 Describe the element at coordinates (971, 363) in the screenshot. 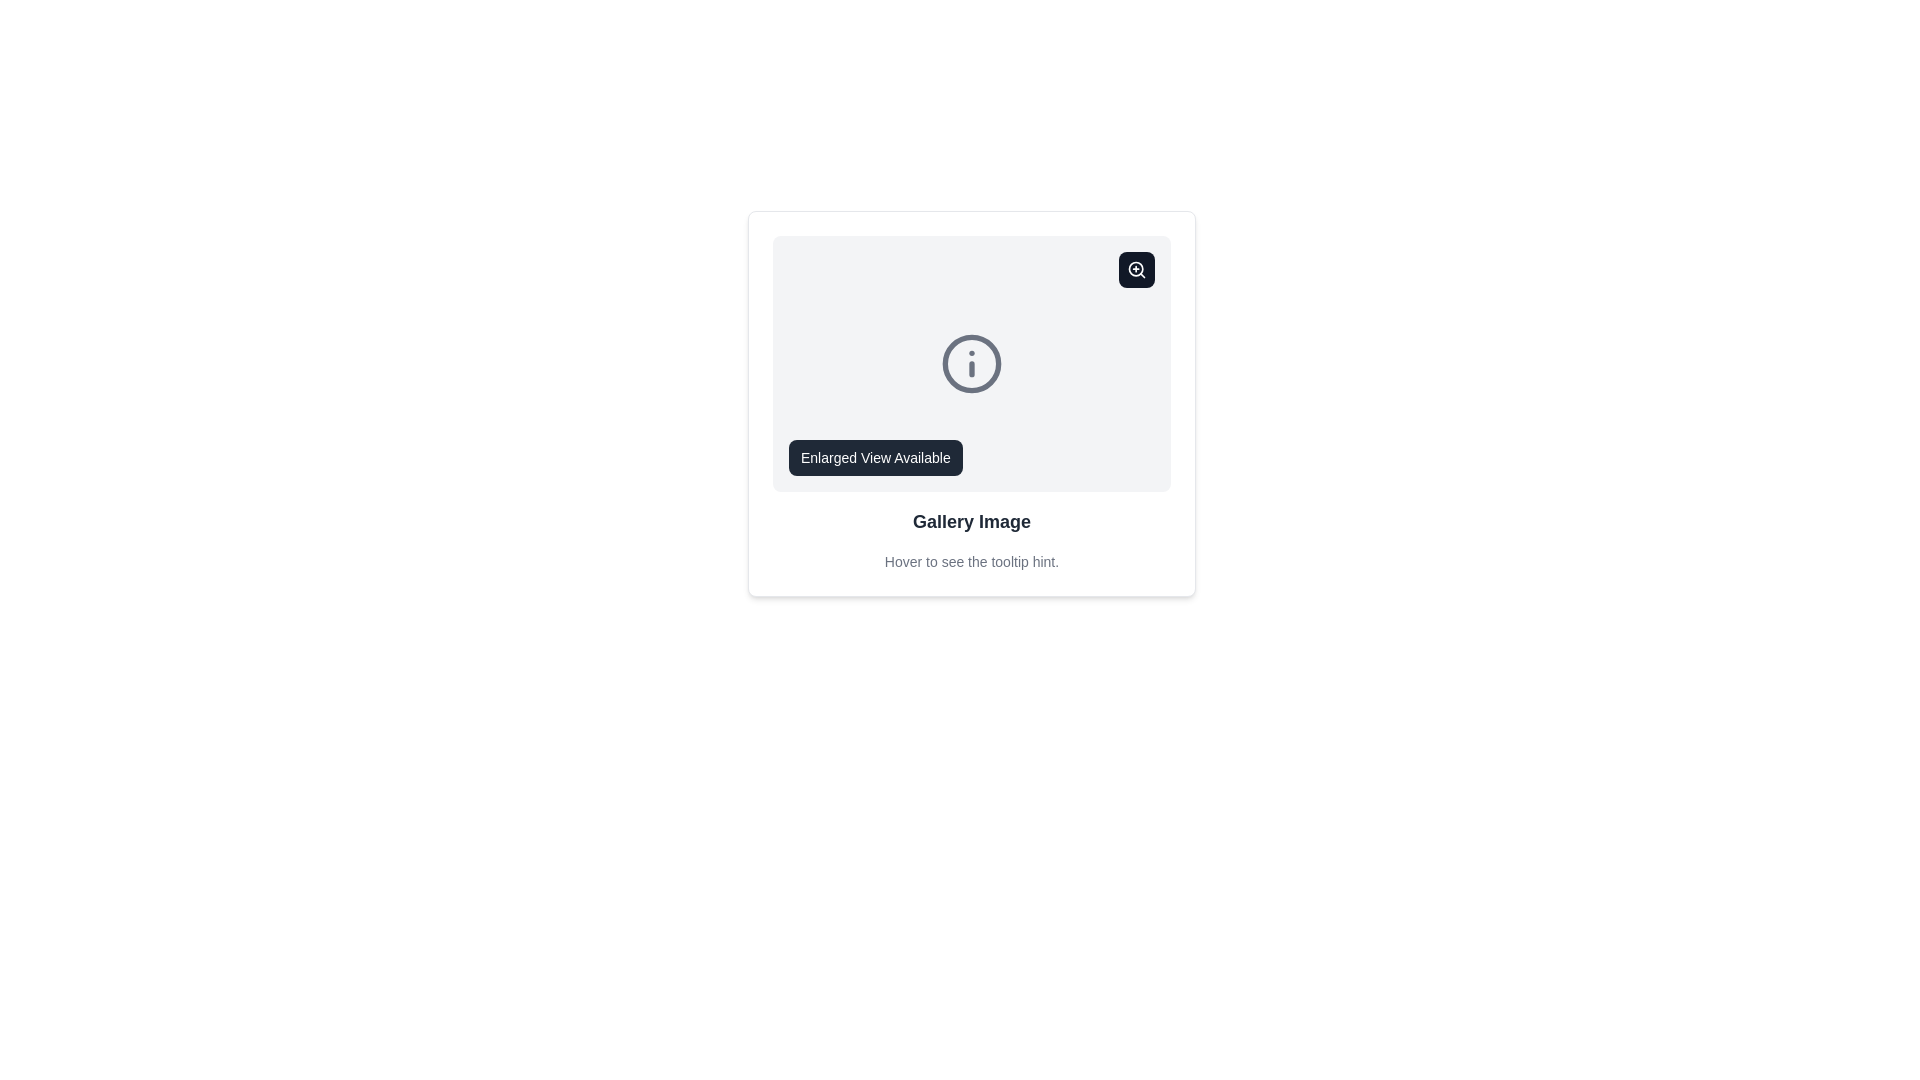

I see `the information icon located between the zoom magnifying glass icon above and the 'Gallery Image' text label below` at that location.